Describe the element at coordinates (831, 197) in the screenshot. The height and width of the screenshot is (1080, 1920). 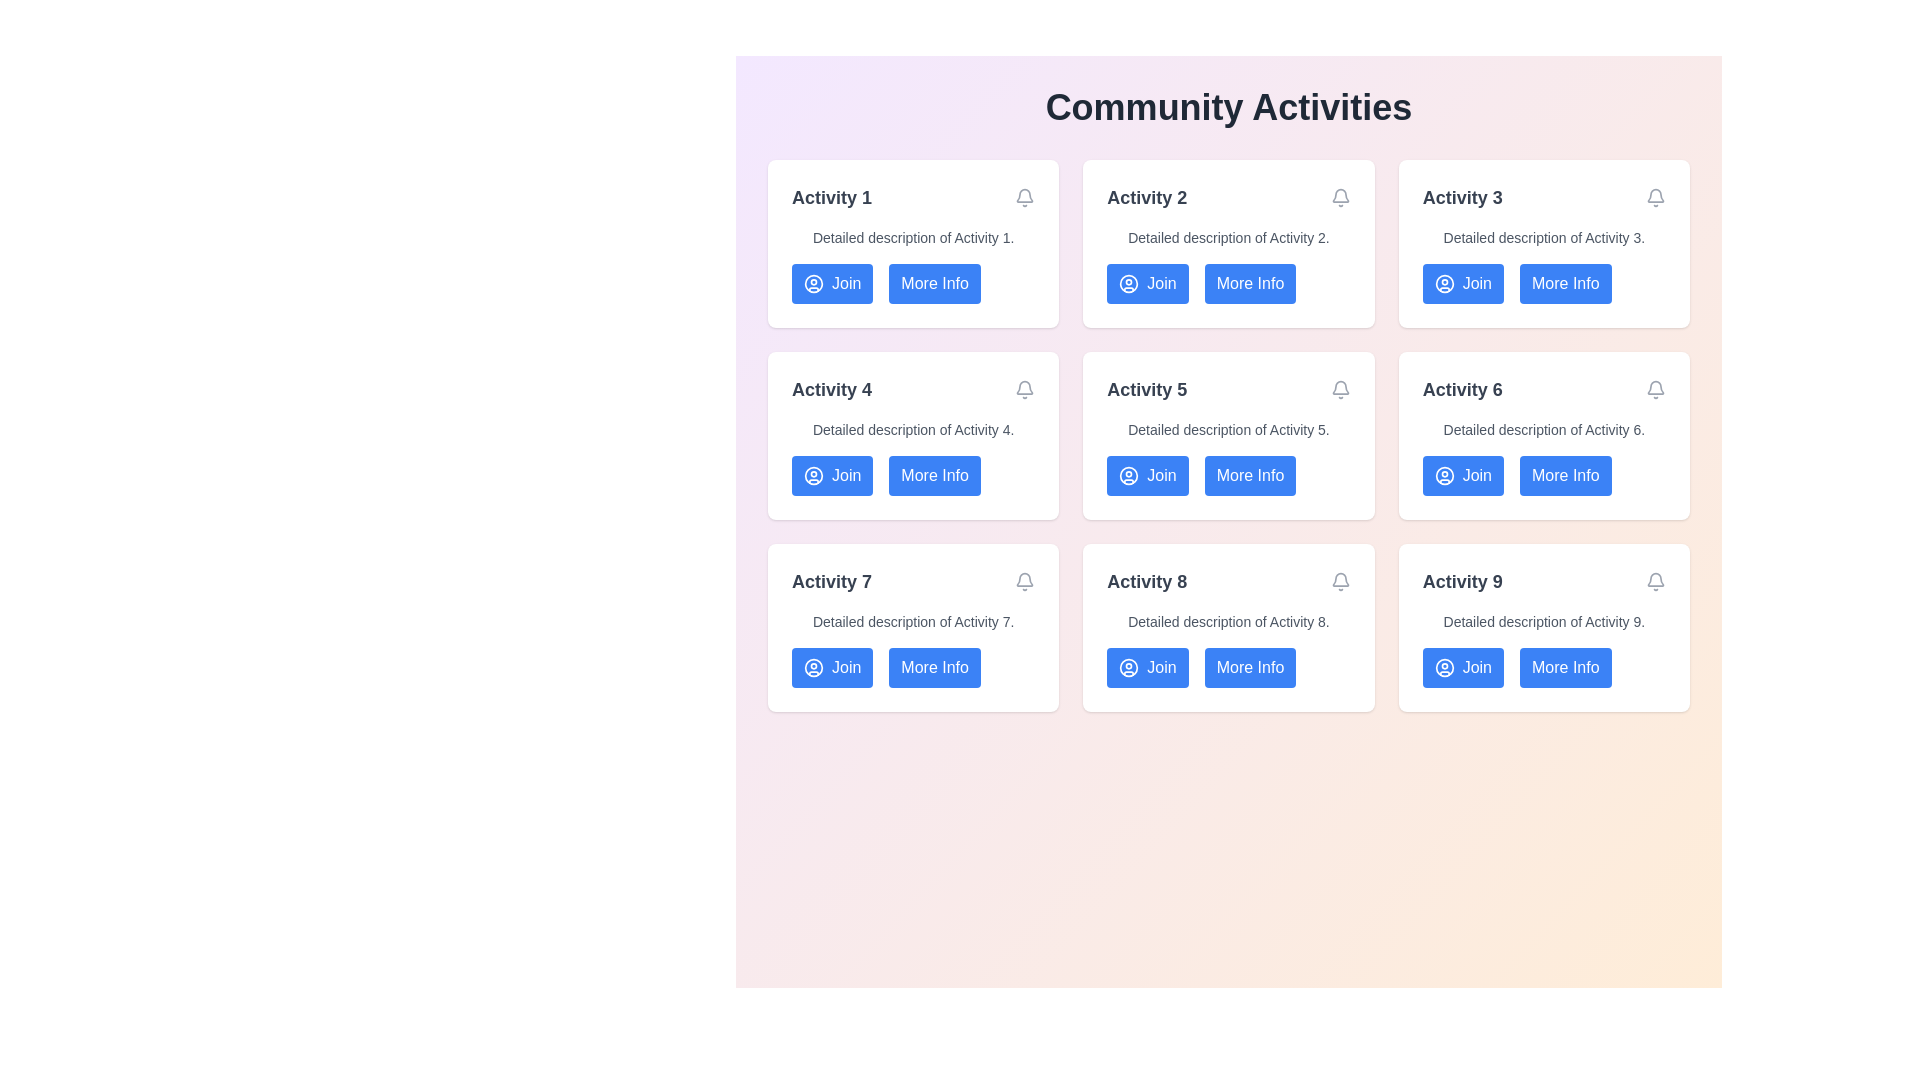
I see `the title text label for 'Activity 1' located in the top-left card of the grid layout to focus on it` at that location.